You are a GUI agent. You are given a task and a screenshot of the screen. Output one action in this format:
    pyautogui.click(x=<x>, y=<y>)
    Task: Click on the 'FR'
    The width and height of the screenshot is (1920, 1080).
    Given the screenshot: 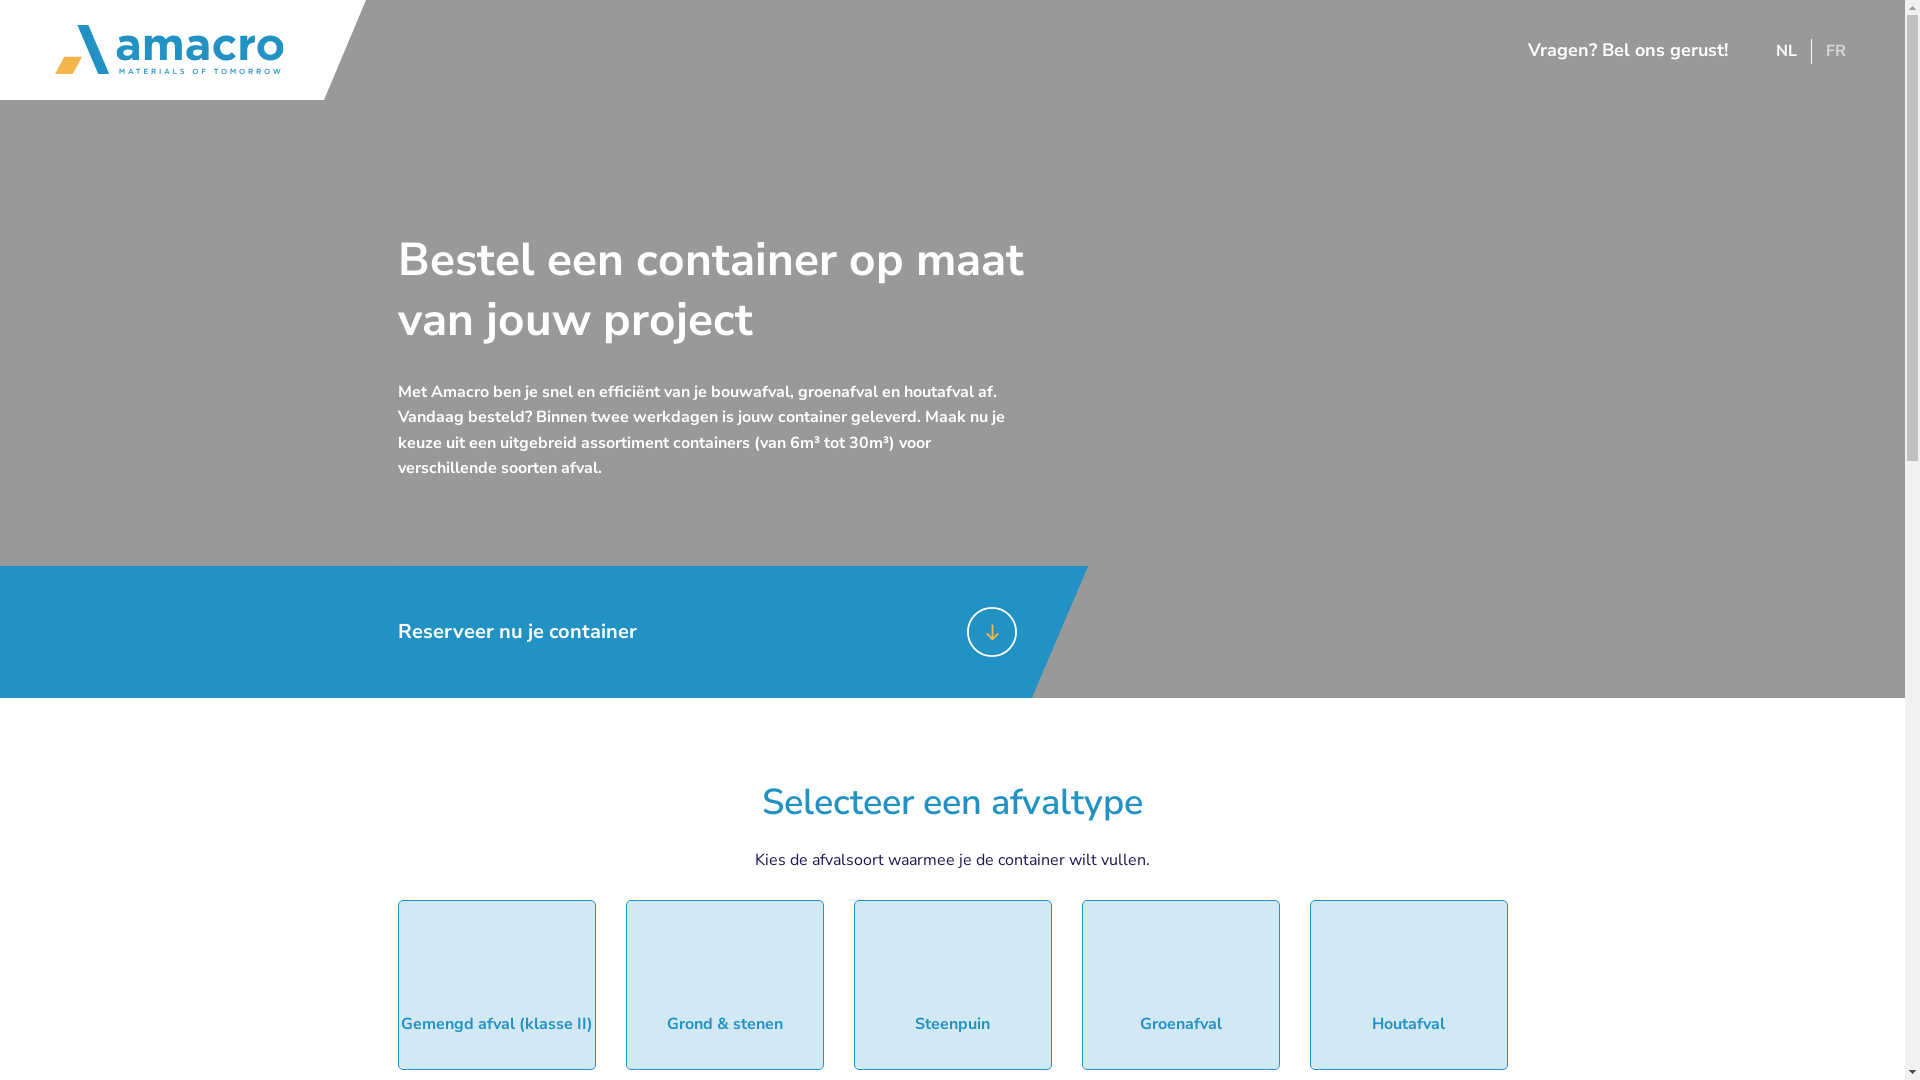 What is the action you would take?
    pyautogui.click(x=1836, y=49)
    